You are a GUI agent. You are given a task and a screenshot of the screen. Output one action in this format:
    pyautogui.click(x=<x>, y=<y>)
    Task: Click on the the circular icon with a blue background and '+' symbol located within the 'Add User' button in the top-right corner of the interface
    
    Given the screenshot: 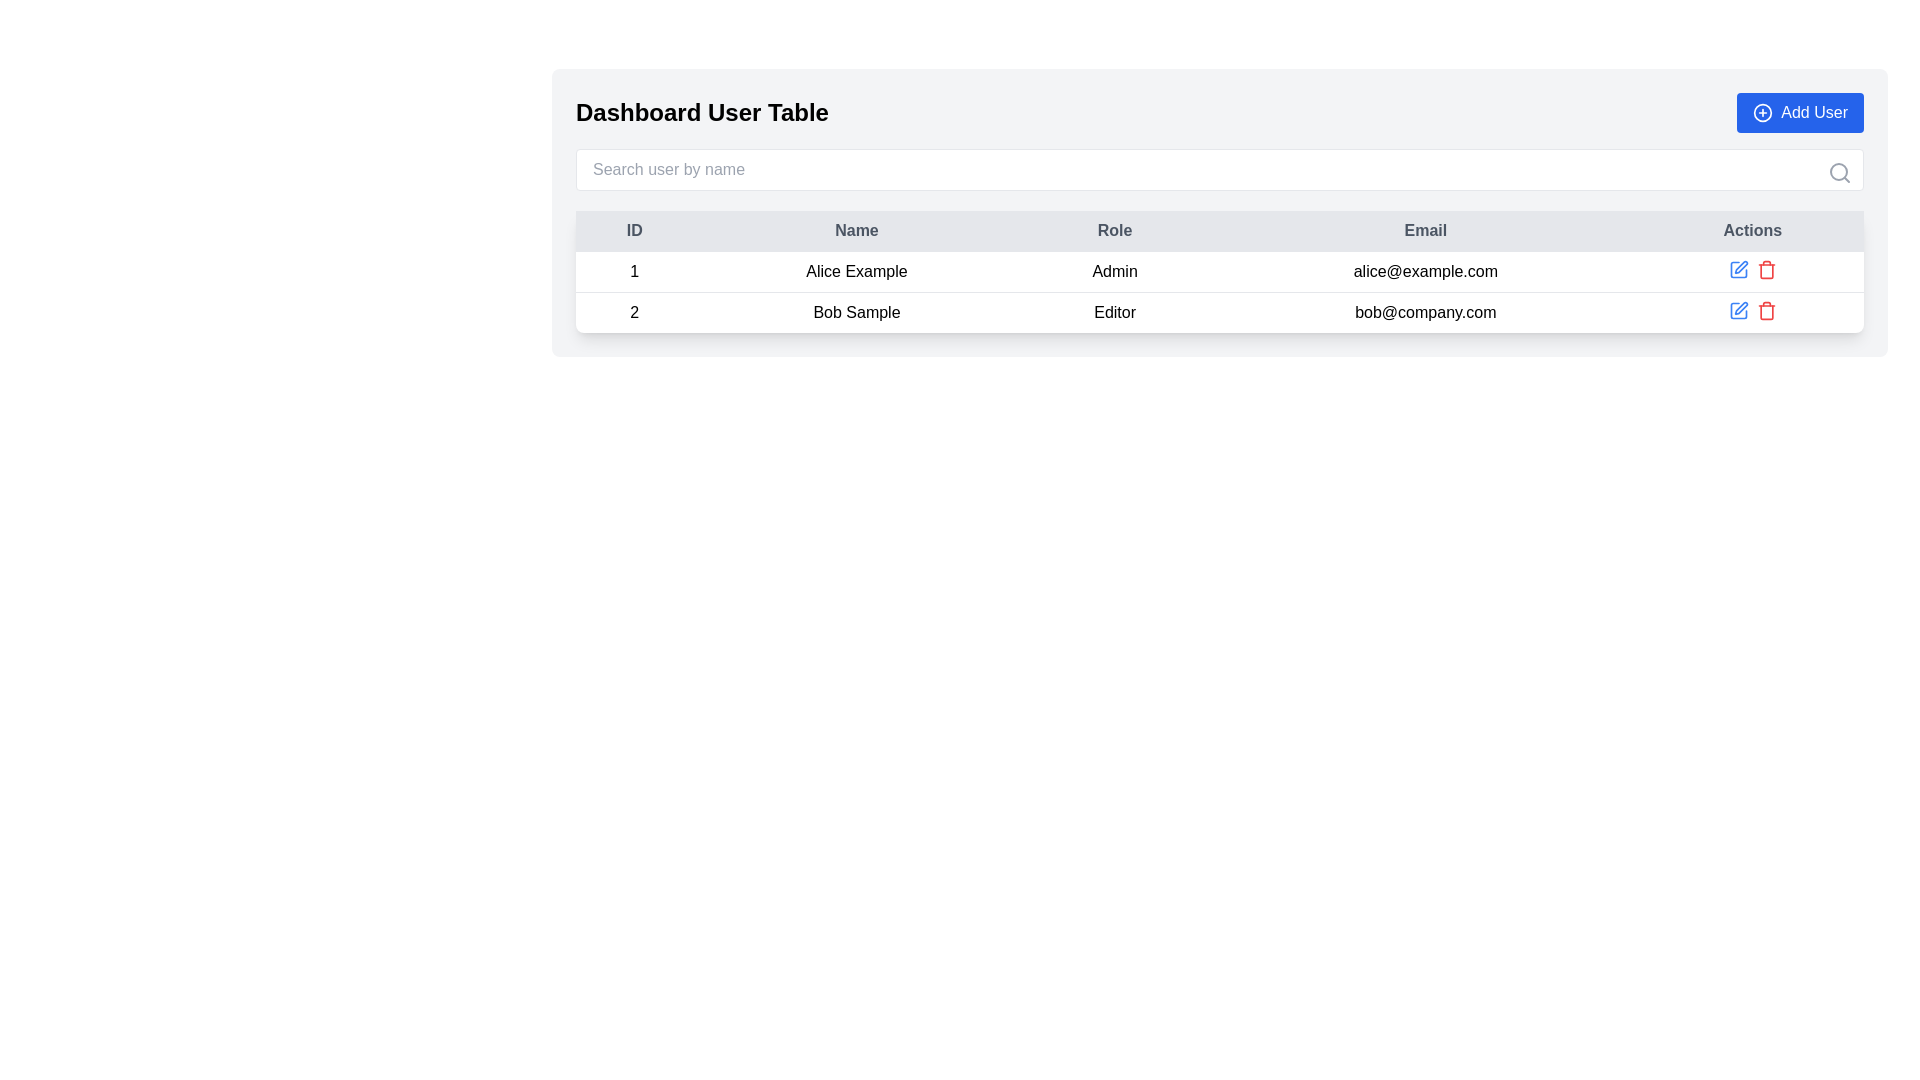 What is the action you would take?
    pyautogui.click(x=1763, y=112)
    